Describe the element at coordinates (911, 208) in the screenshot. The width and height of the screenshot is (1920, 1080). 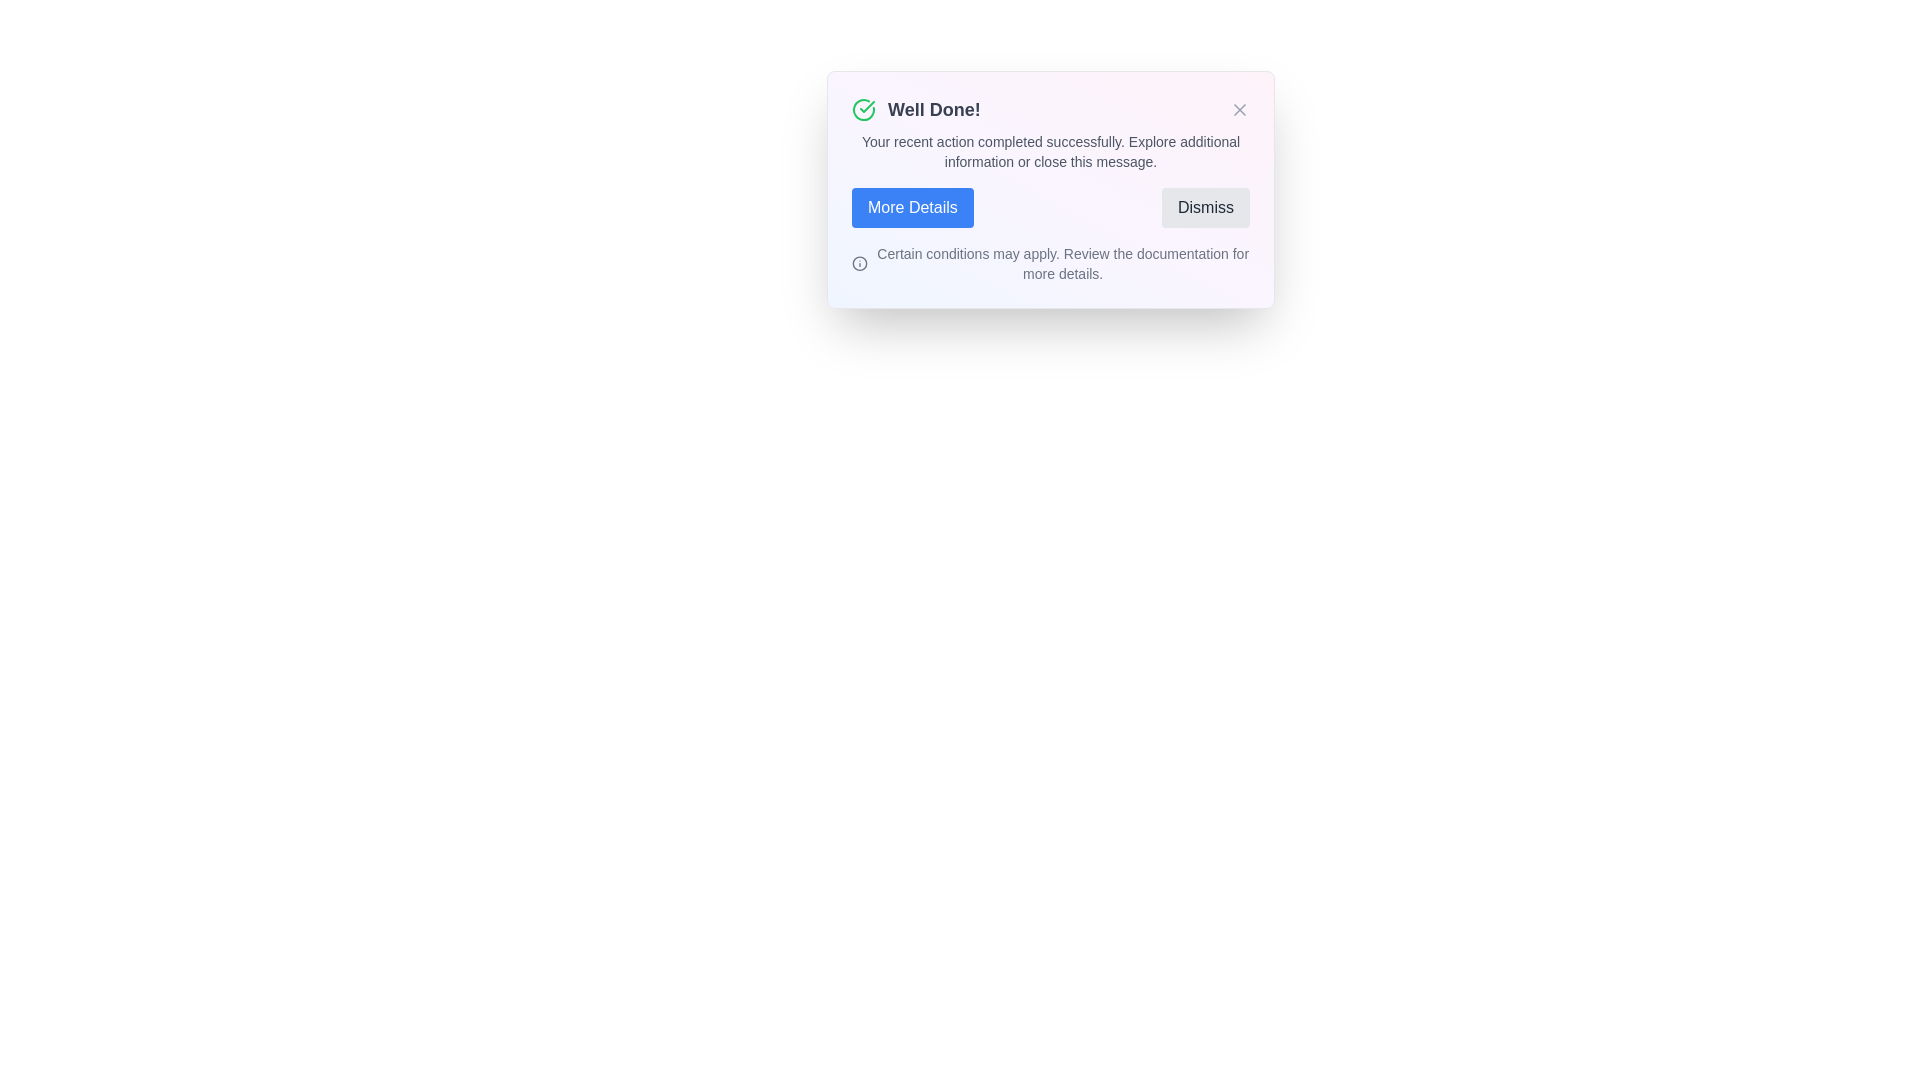
I see `the element with More Details` at that location.